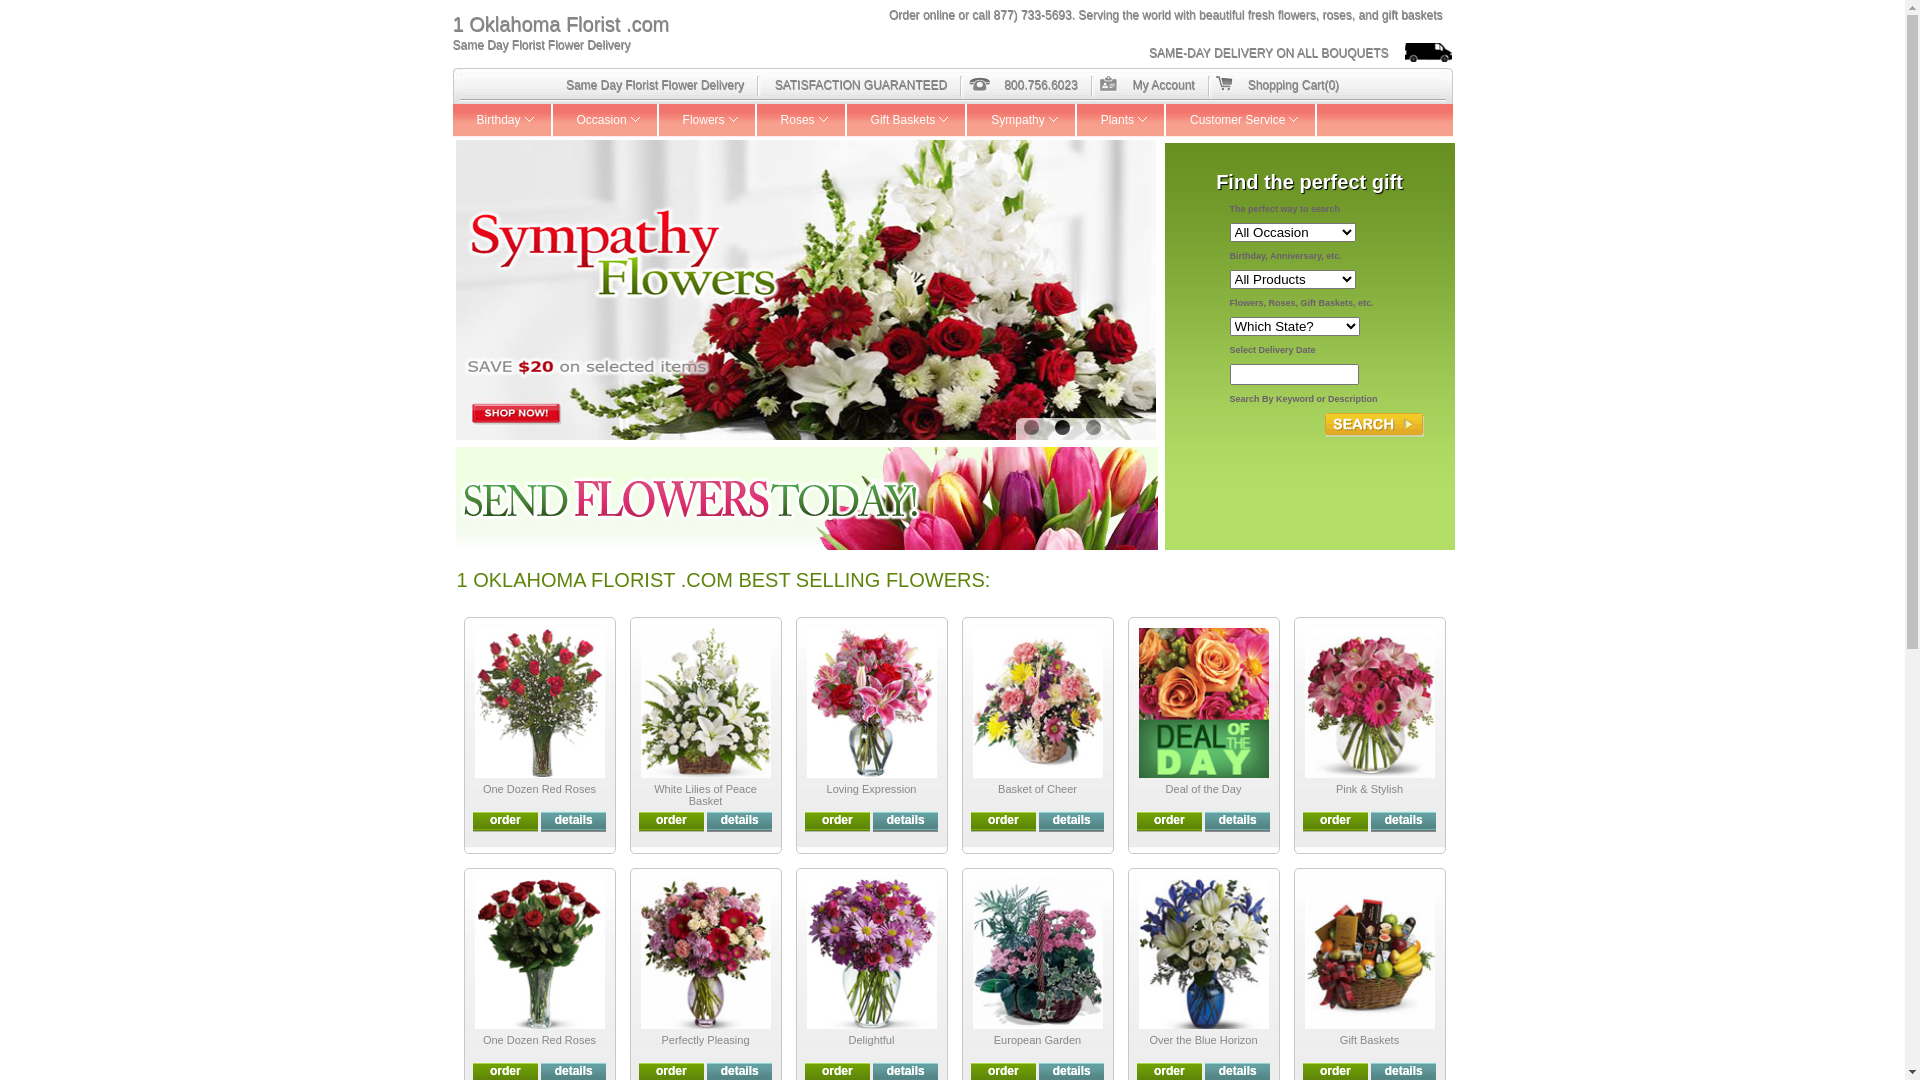  Describe the element at coordinates (1121, 119) in the screenshot. I see `'Plants'` at that location.